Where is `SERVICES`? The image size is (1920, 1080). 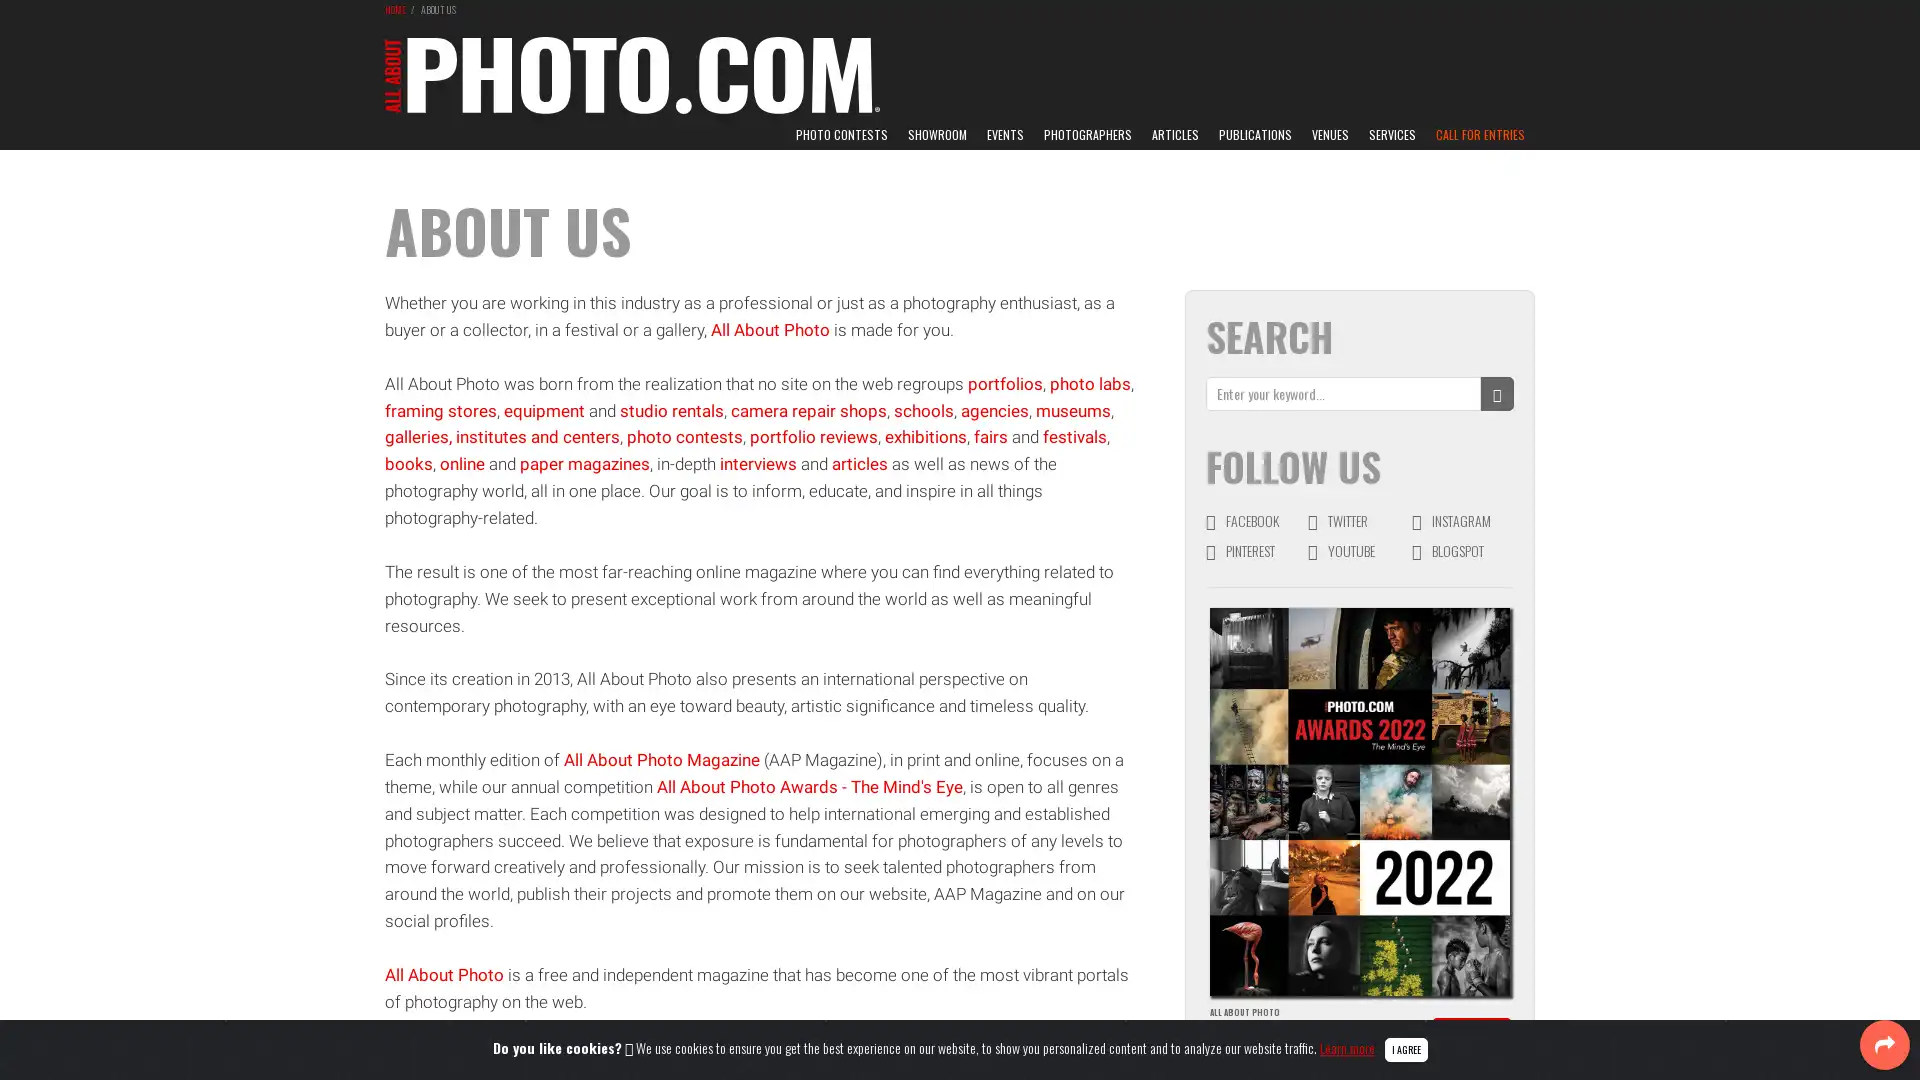 SERVICES is located at coordinates (1391, 135).